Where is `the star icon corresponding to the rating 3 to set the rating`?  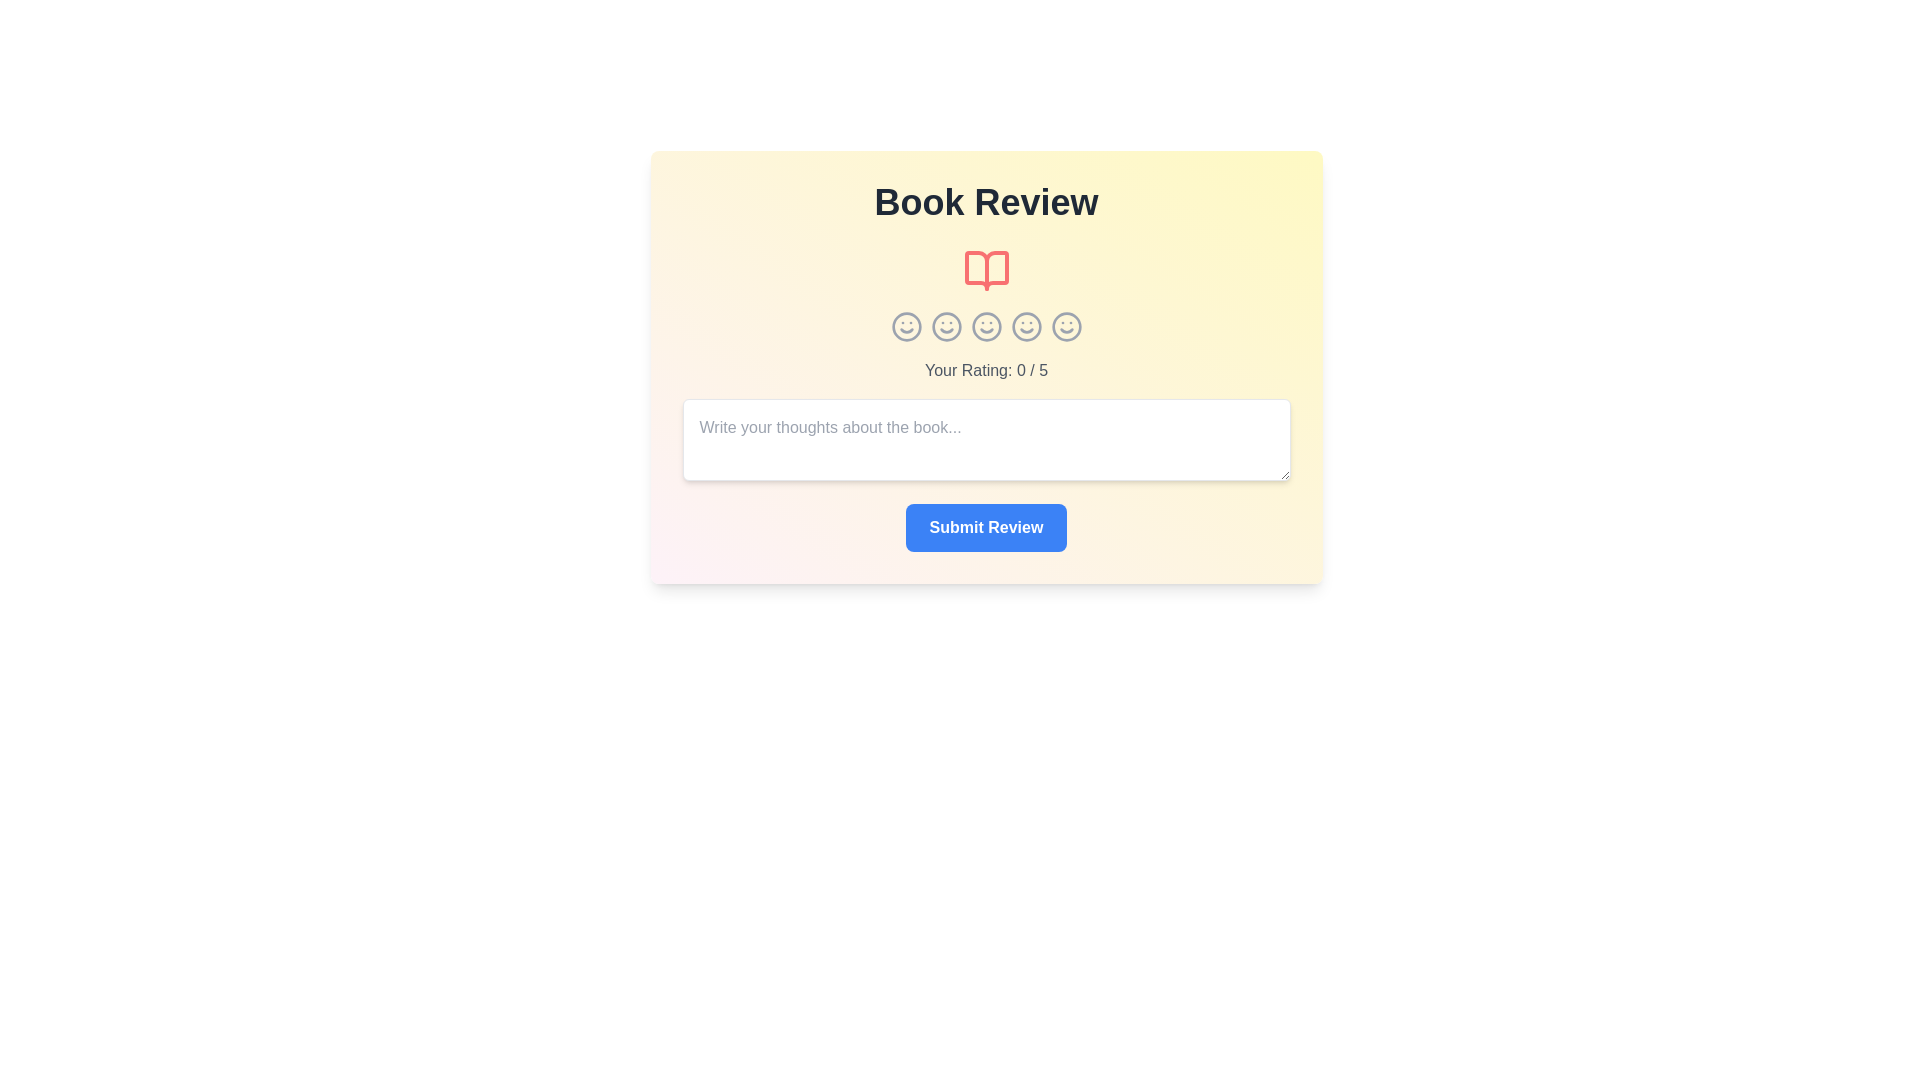 the star icon corresponding to the rating 3 to set the rating is located at coordinates (986, 326).